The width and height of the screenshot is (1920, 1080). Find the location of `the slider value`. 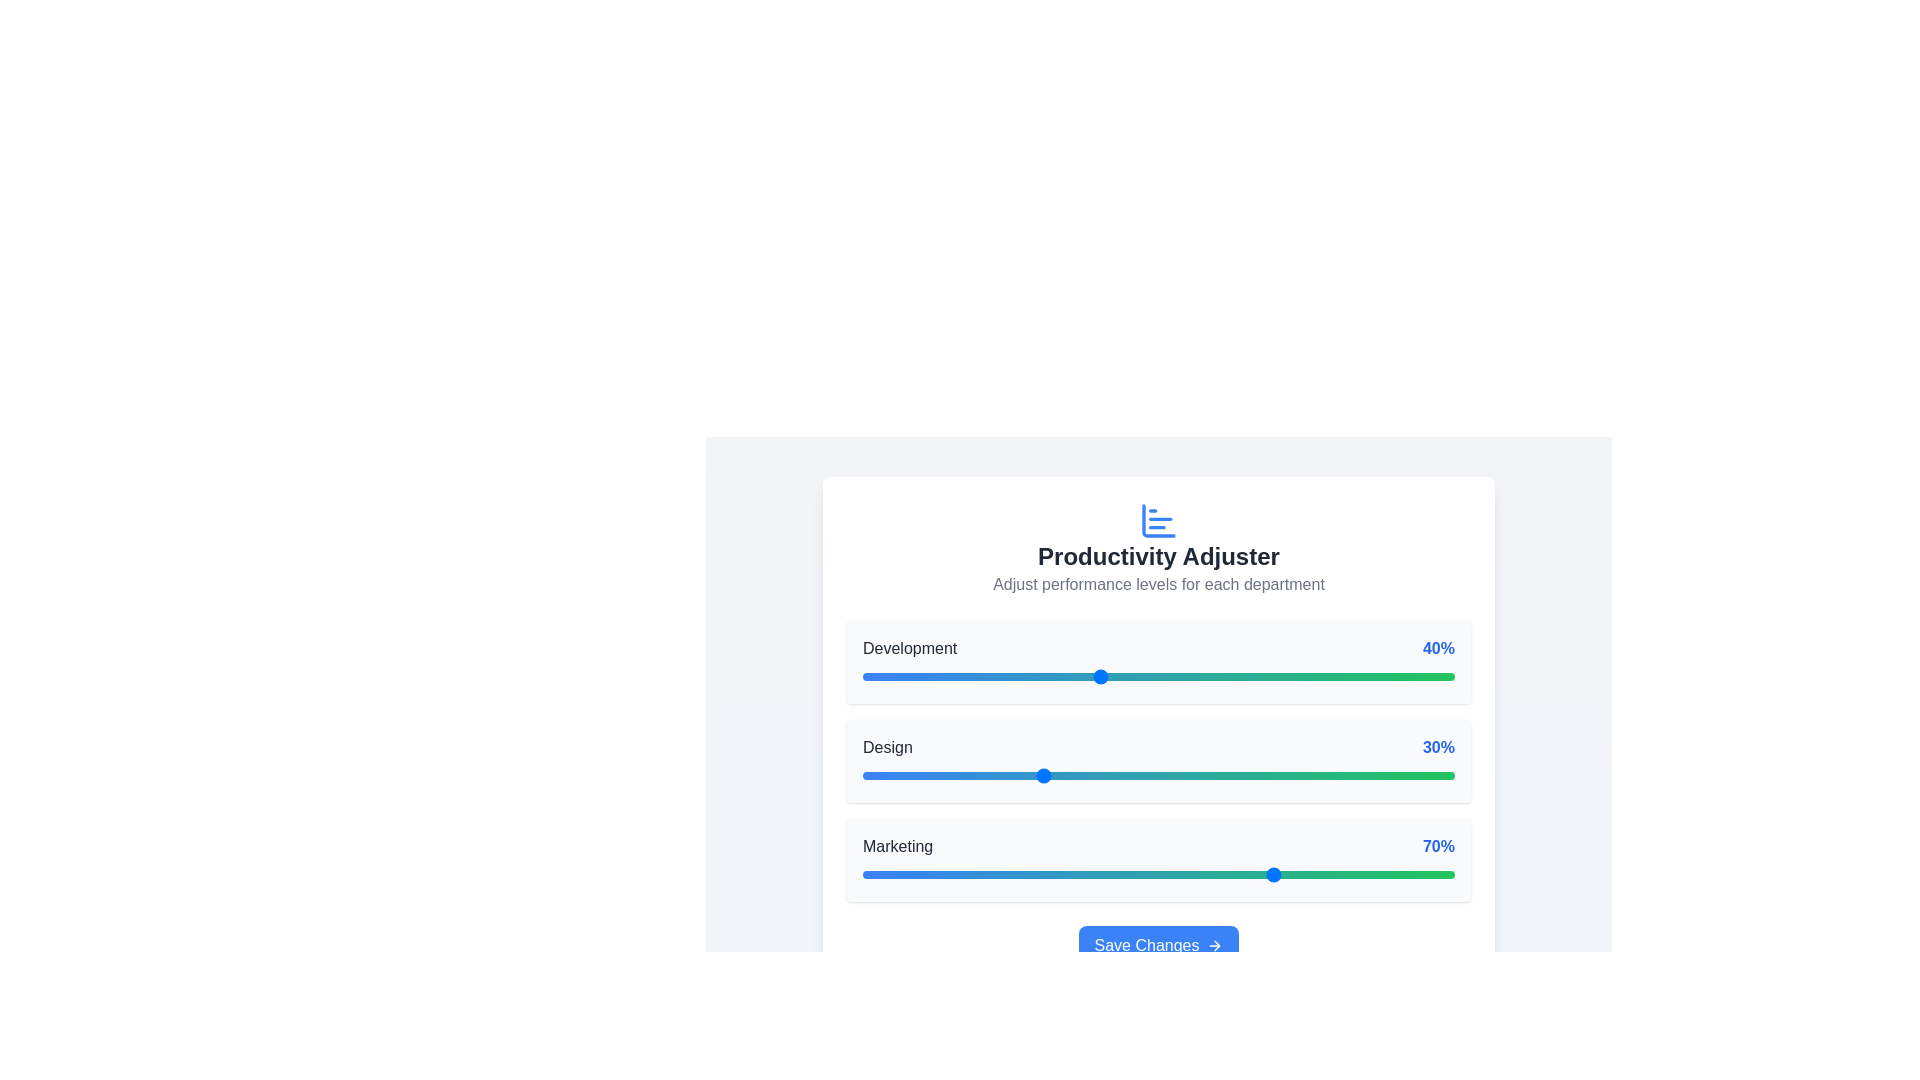

the slider value is located at coordinates (1300, 874).